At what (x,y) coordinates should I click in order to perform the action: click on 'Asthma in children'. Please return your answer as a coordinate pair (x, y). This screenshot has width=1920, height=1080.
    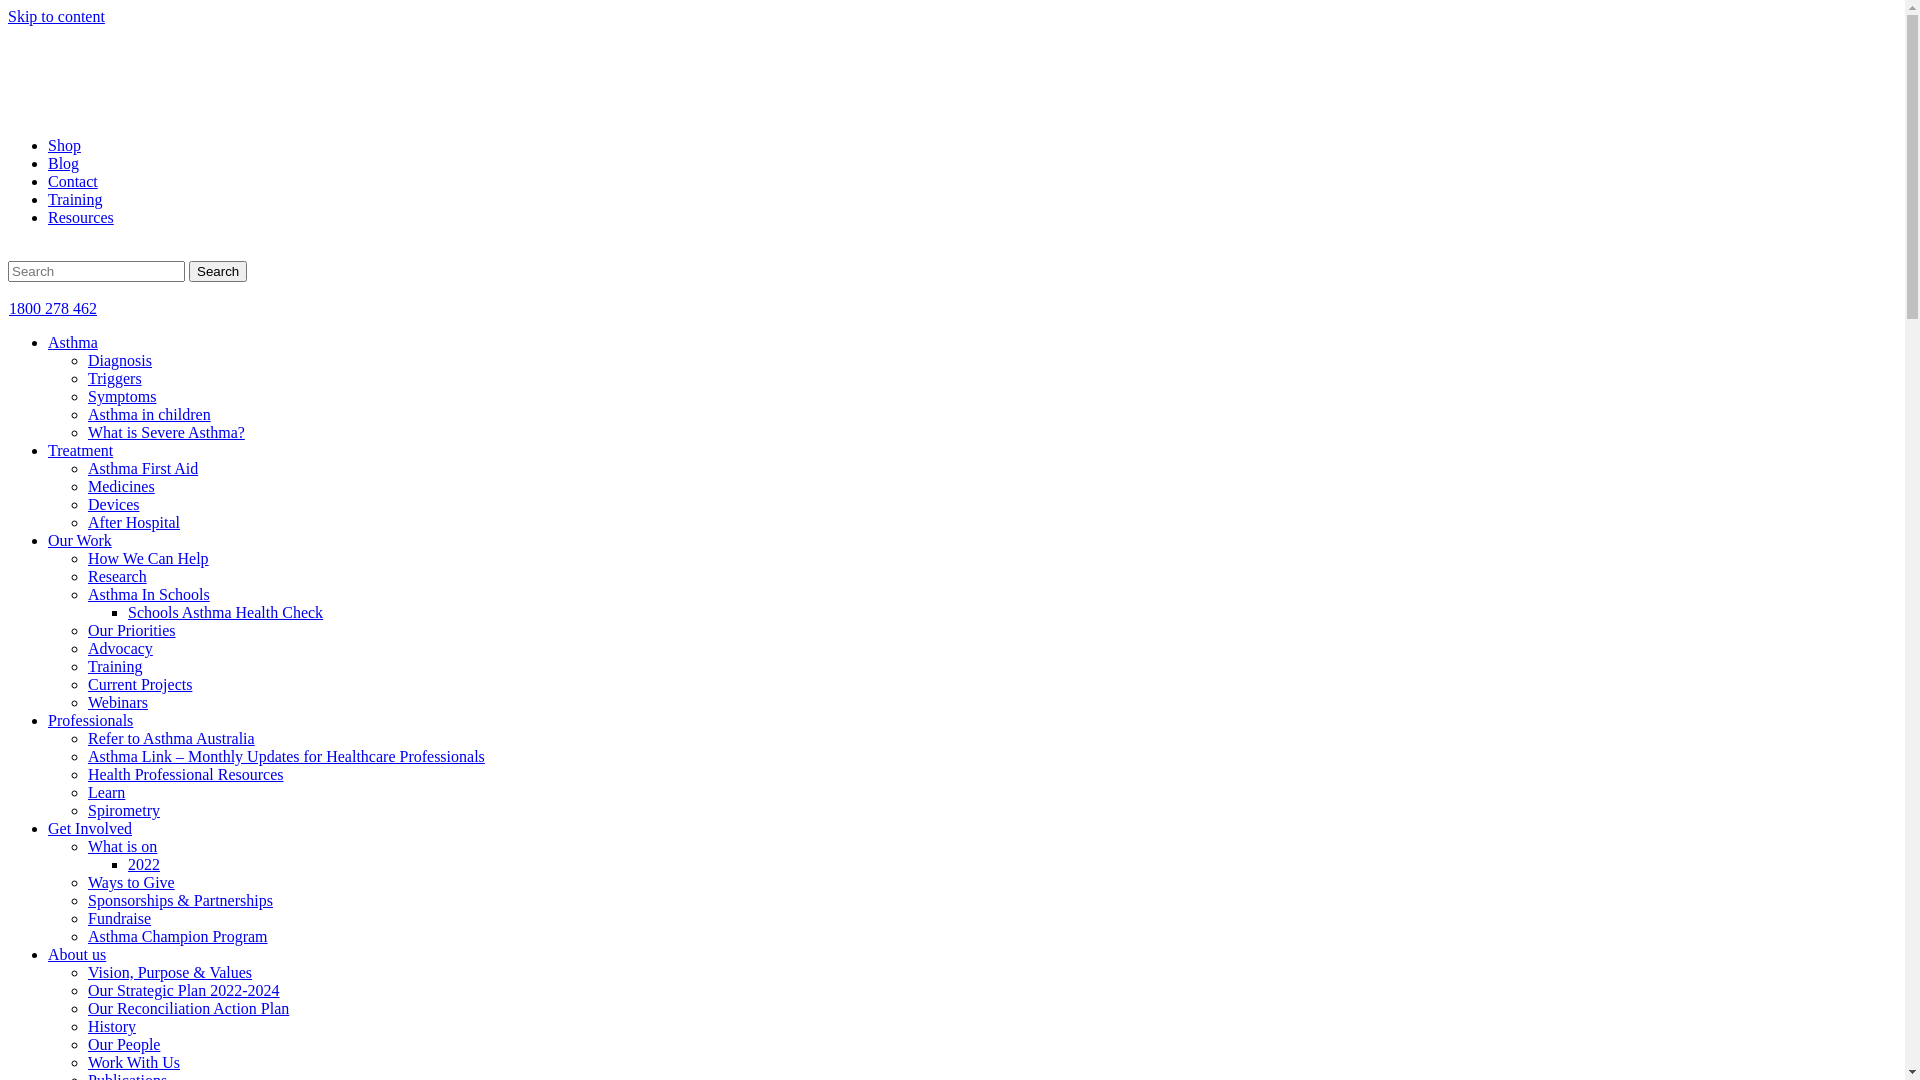
    Looking at the image, I should click on (148, 413).